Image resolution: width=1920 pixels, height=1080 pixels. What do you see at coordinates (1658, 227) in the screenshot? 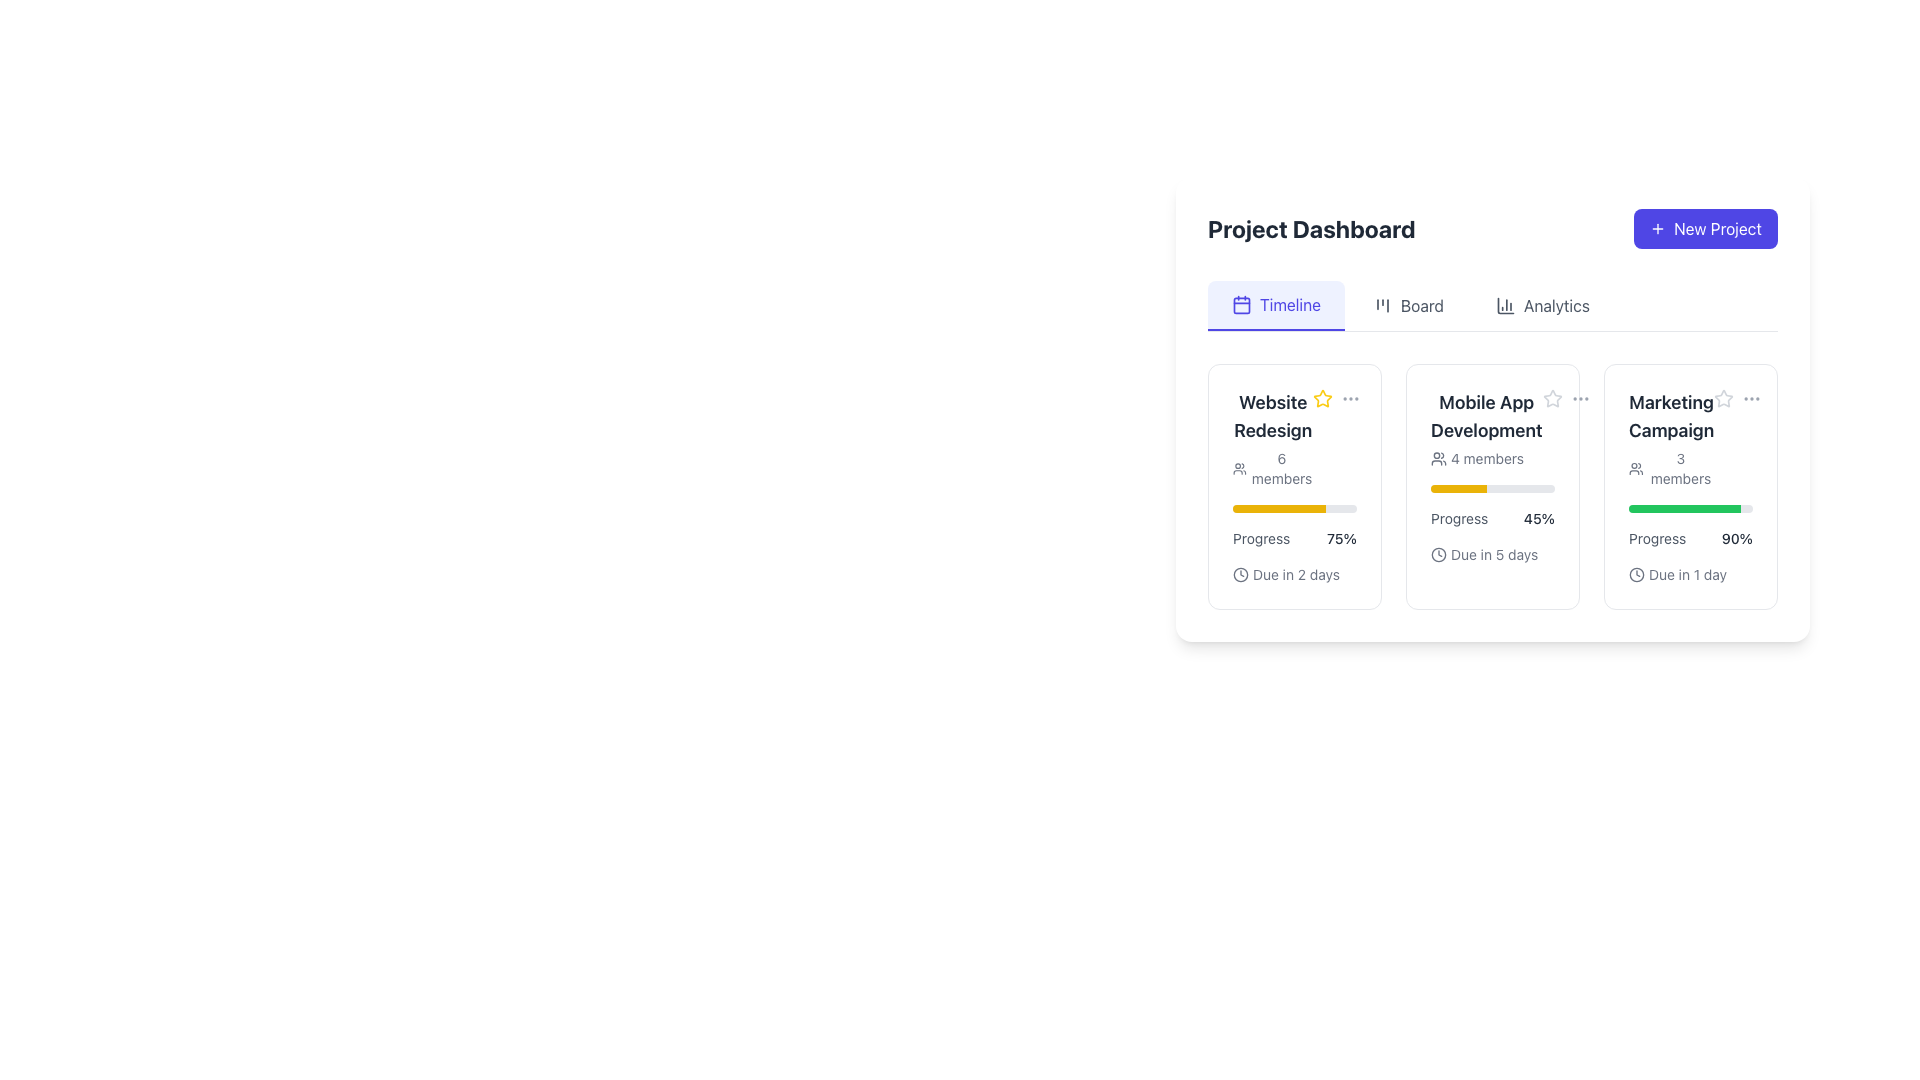
I see `the small, cross-shaped icon with a purple background located to the left of the 'New Project' button` at bounding box center [1658, 227].